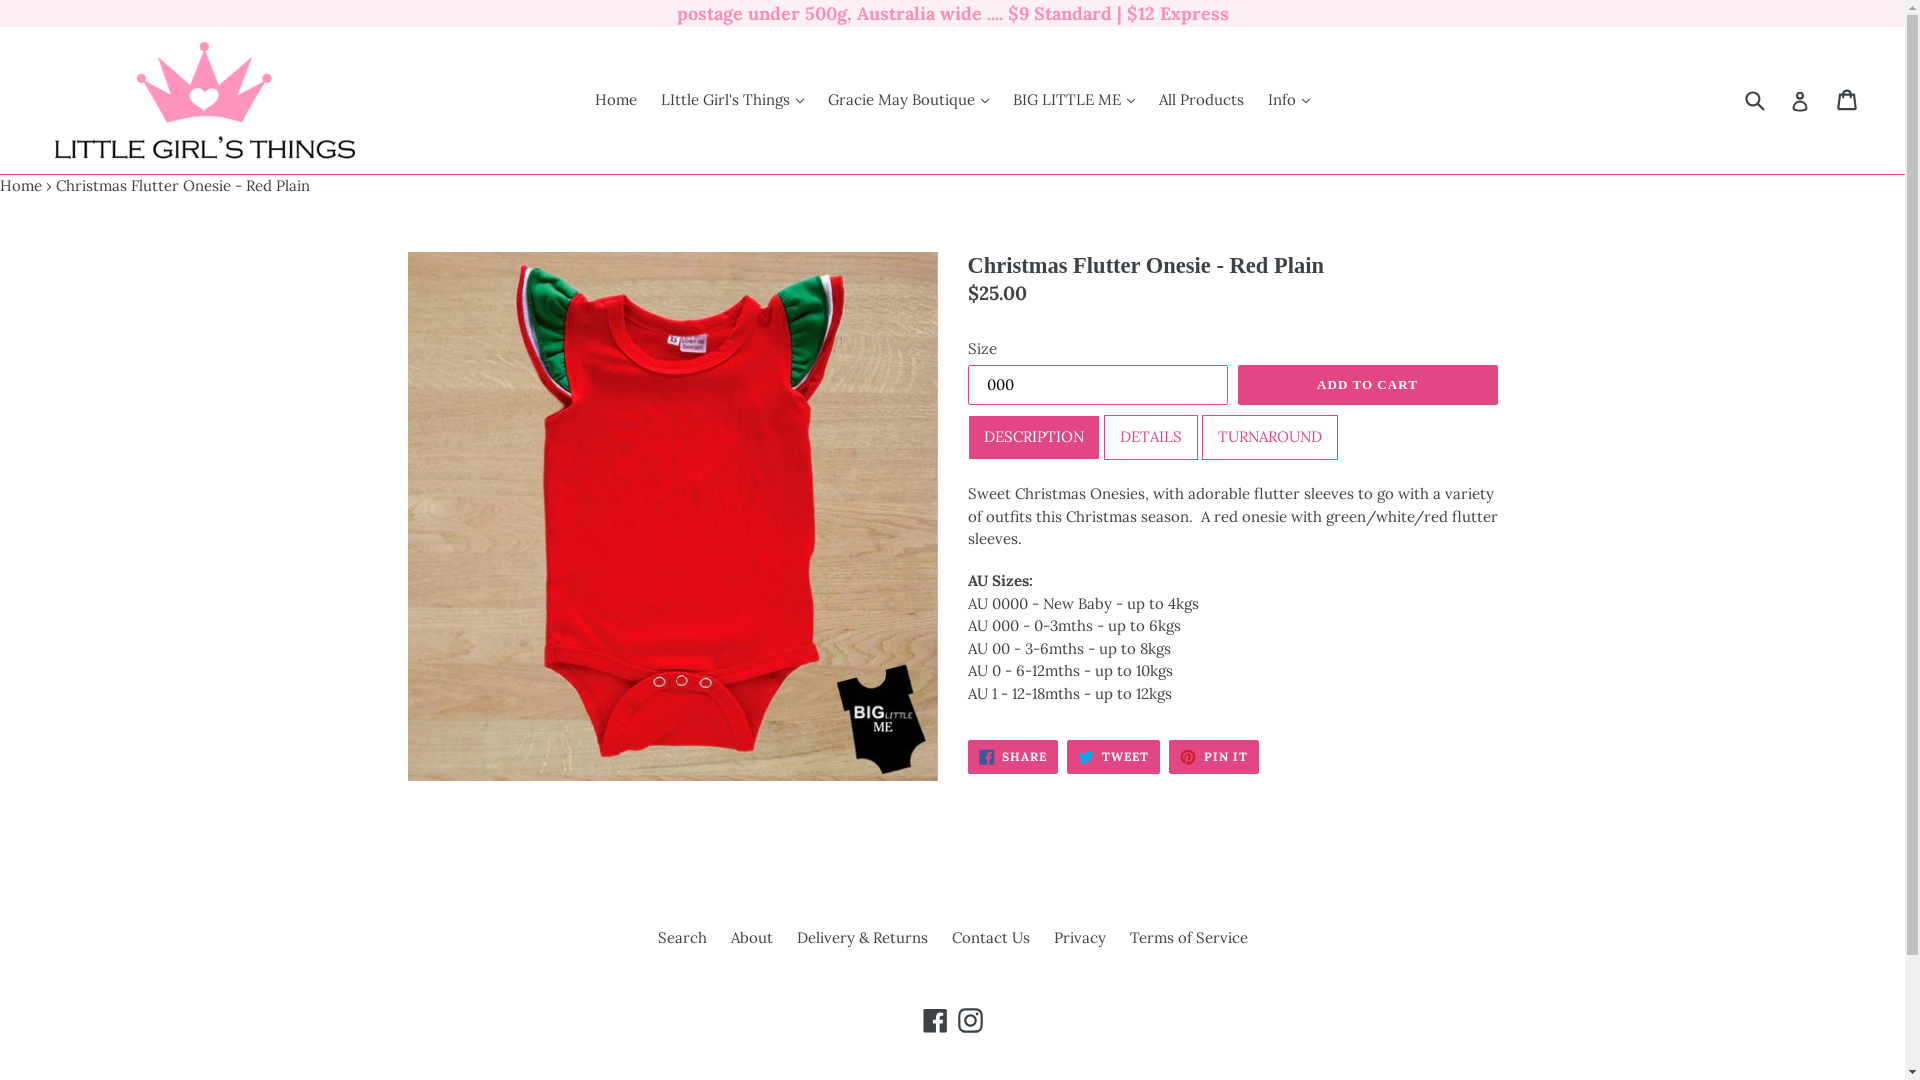 The height and width of the screenshot is (1080, 1920). Describe the element at coordinates (1847, 100) in the screenshot. I see `'Cart` at that location.